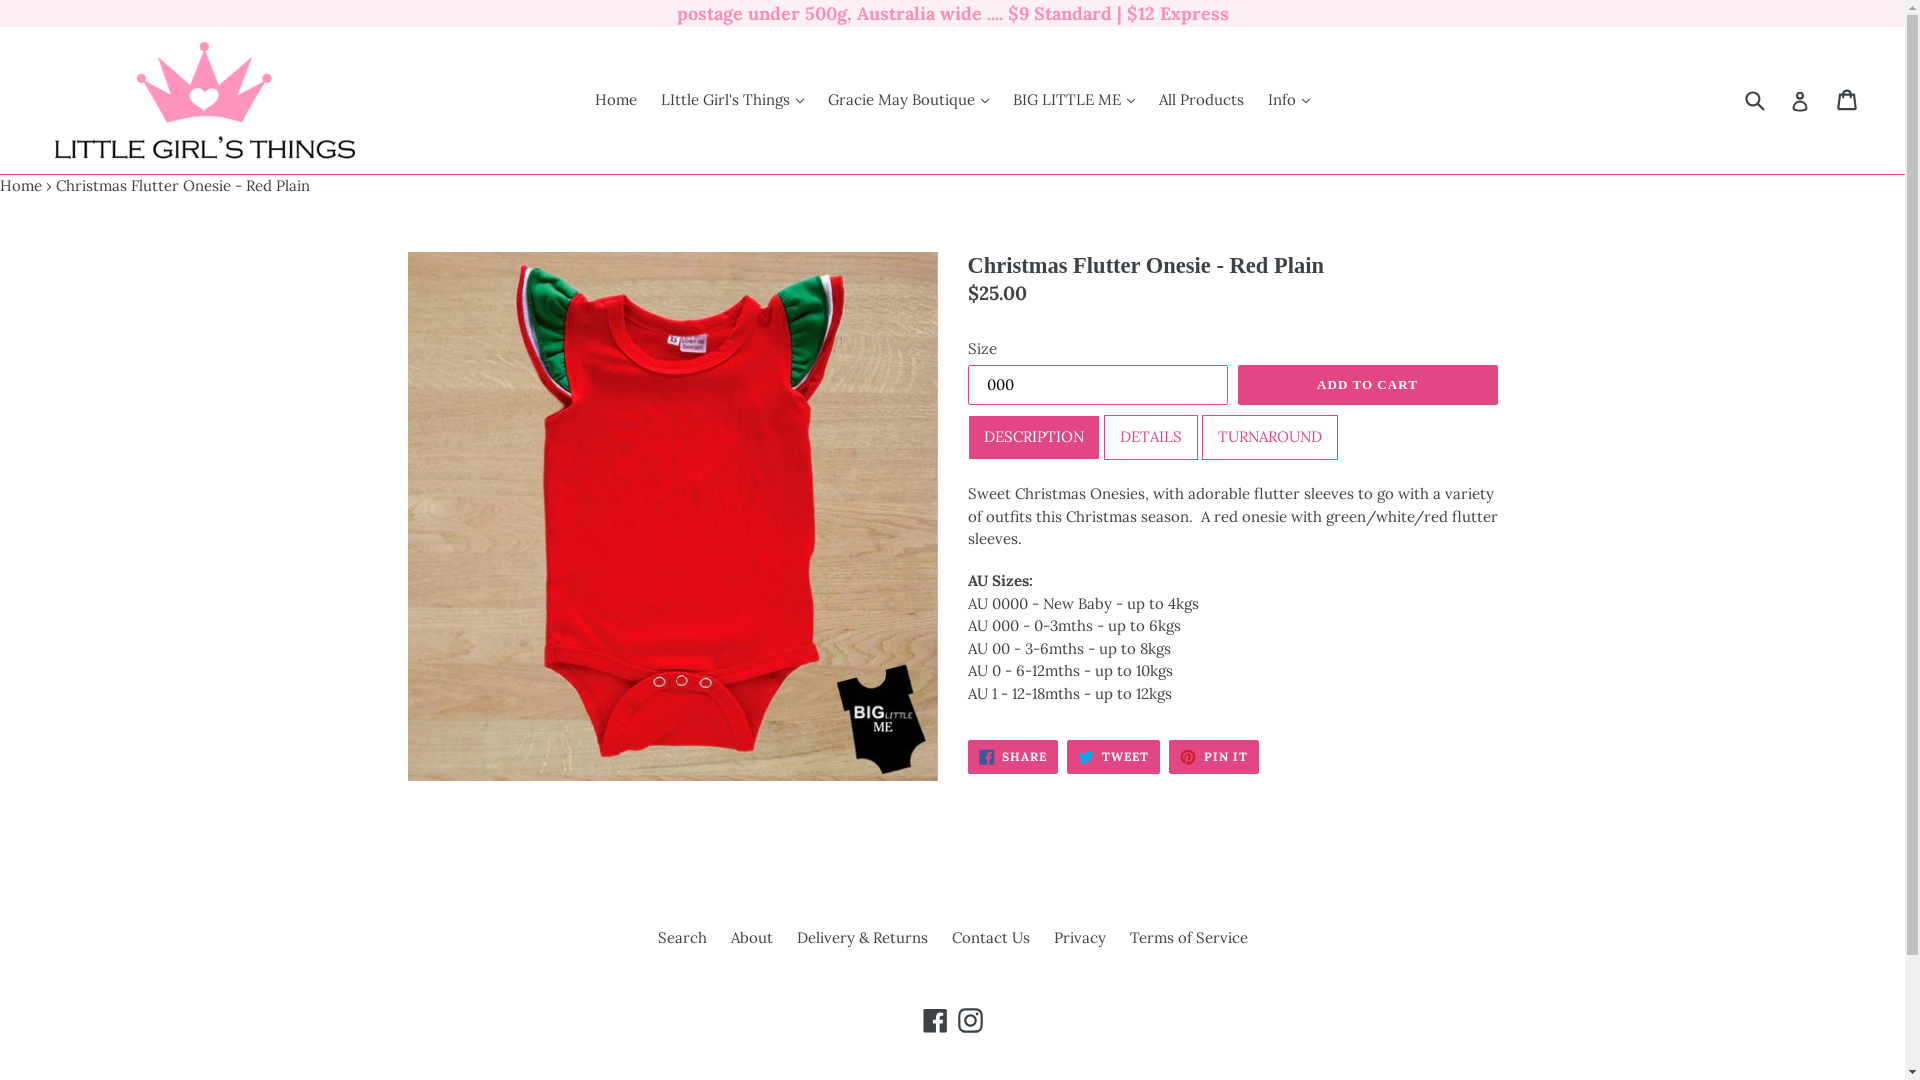 The height and width of the screenshot is (1080, 1920). Describe the element at coordinates (1847, 100) in the screenshot. I see `'Cart` at that location.